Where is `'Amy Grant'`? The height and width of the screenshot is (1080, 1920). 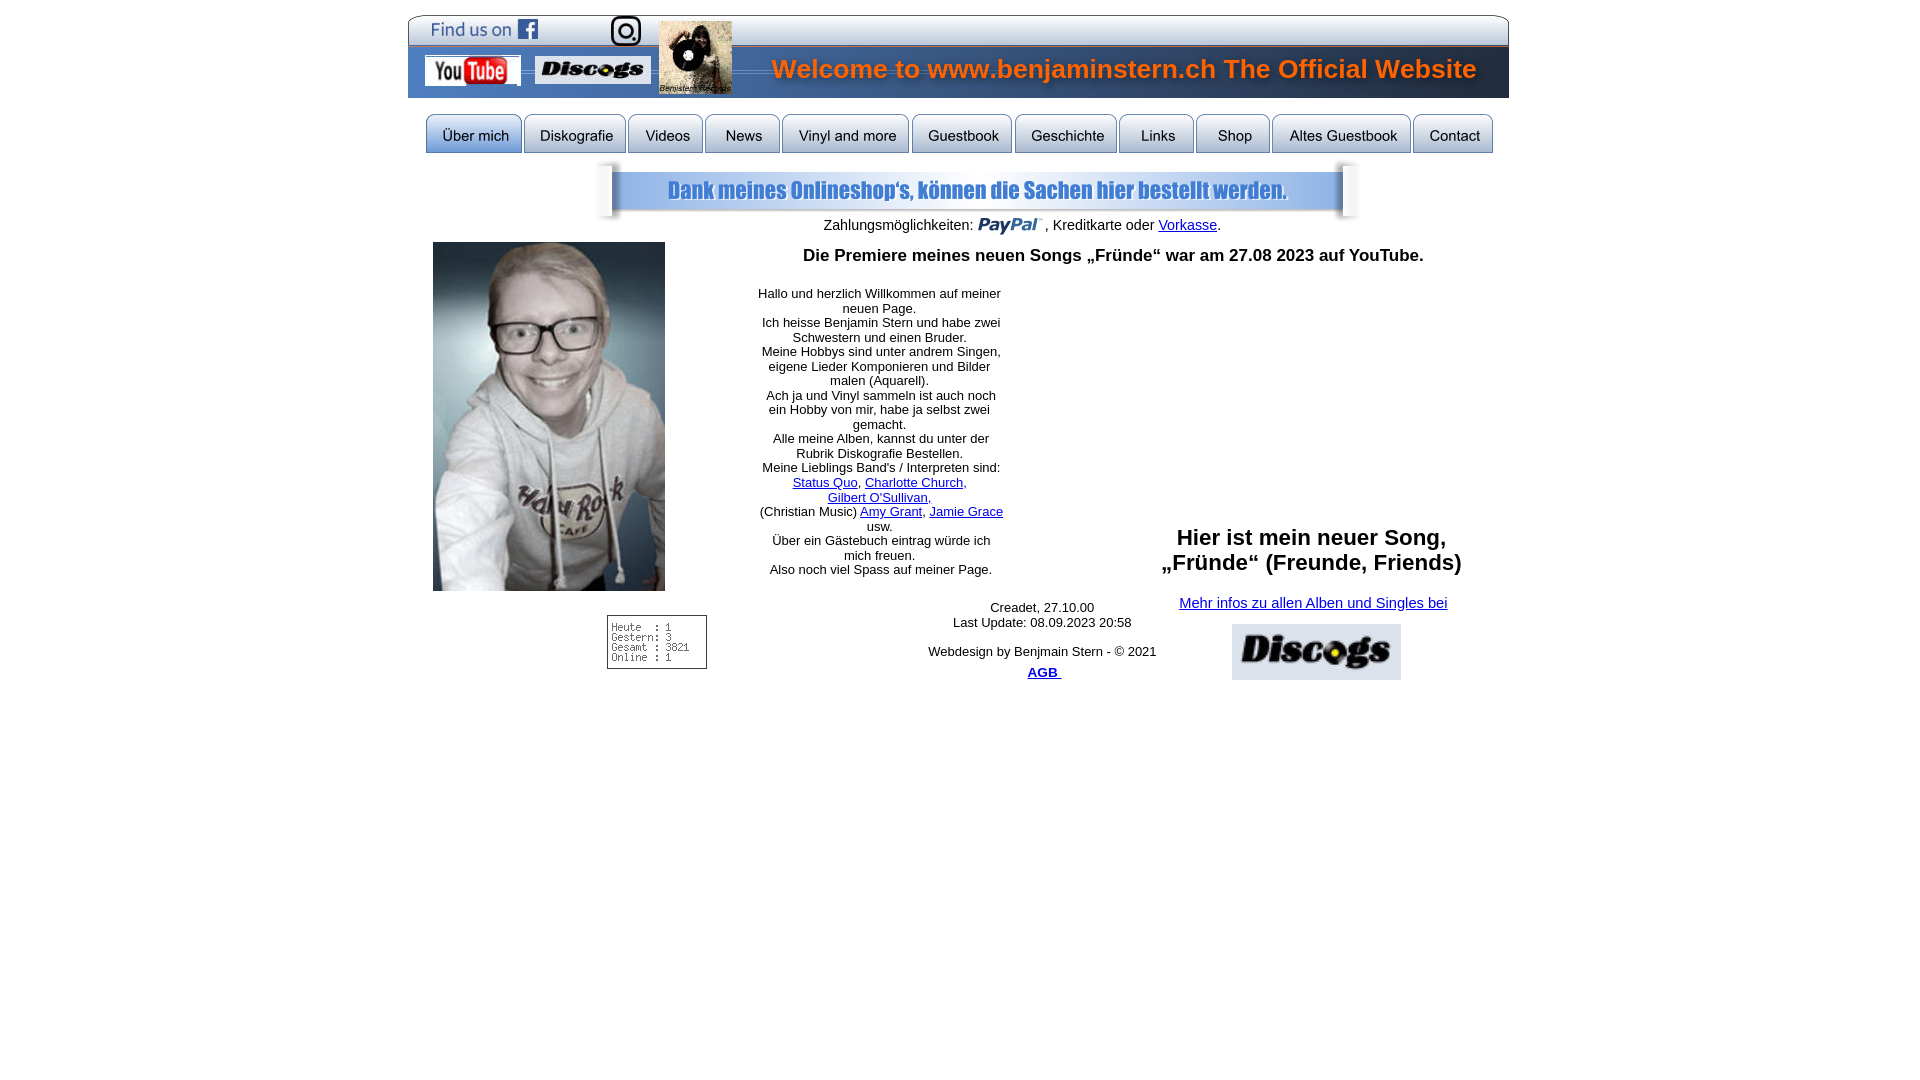
'Amy Grant' is located at coordinates (890, 510).